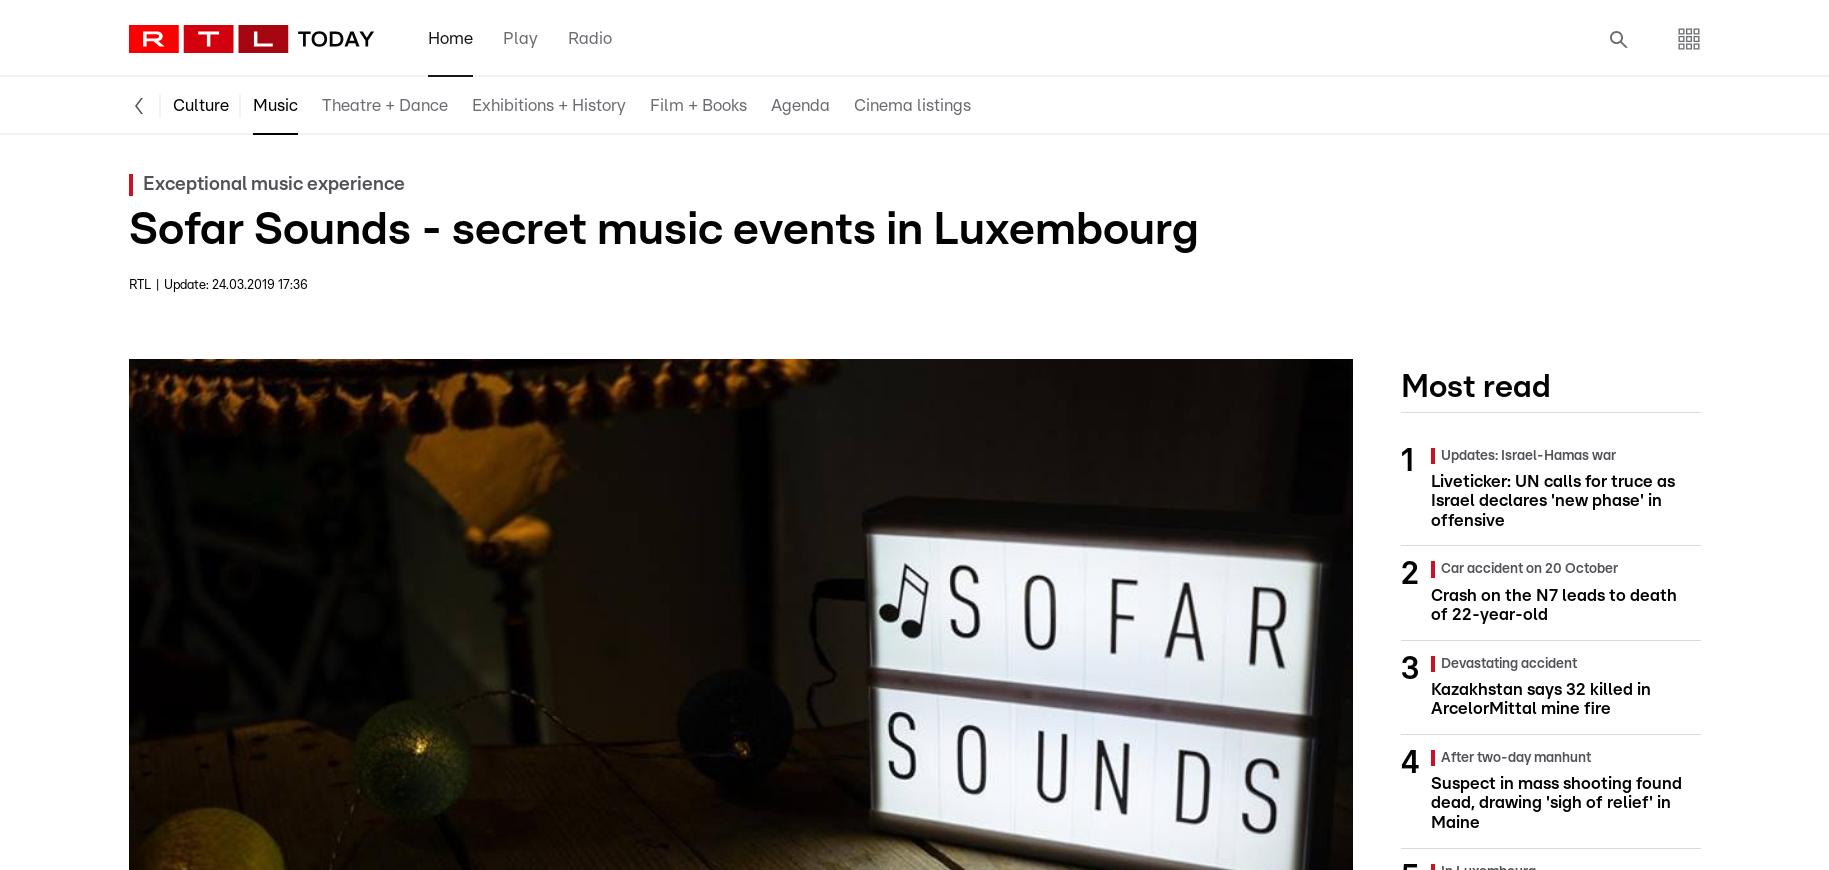 Image resolution: width=1829 pixels, height=870 pixels. What do you see at coordinates (1553, 603) in the screenshot?
I see `'Crash on the N7 leads to death of 22-year-old'` at bounding box center [1553, 603].